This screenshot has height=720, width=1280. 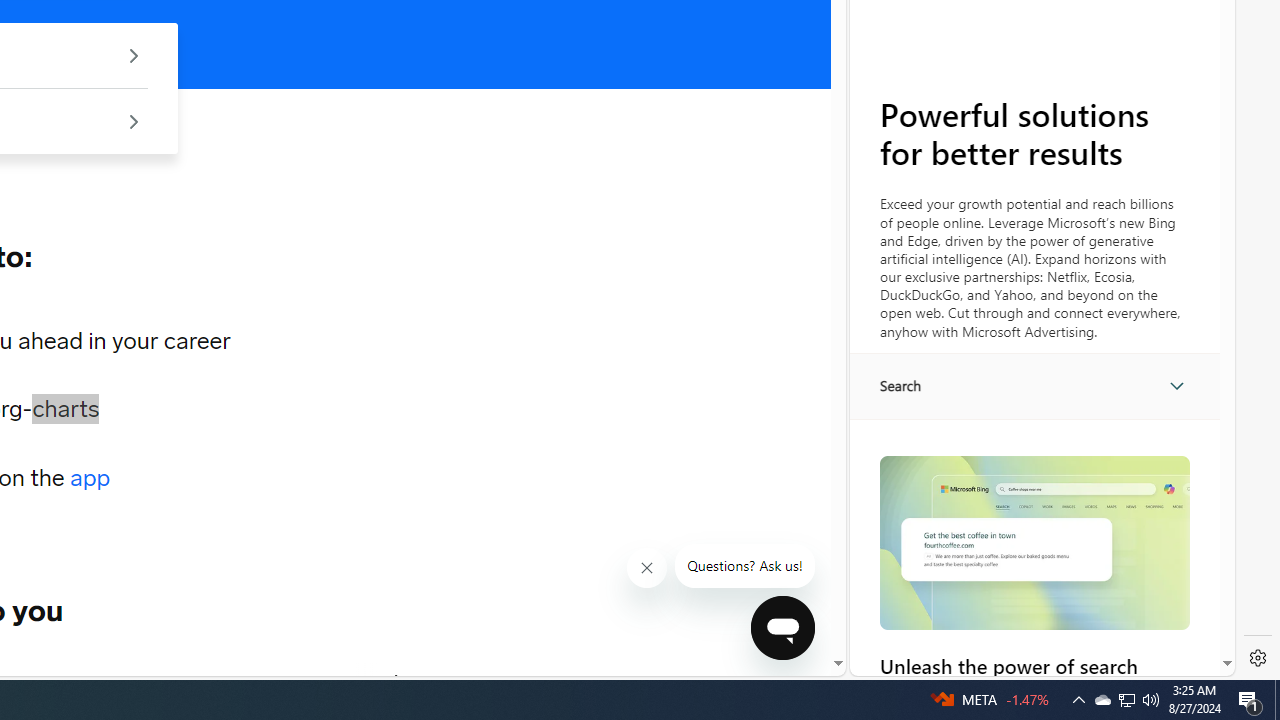 What do you see at coordinates (89, 478) in the screenshot?
I see `'app'` at bounding box center [89, 478].